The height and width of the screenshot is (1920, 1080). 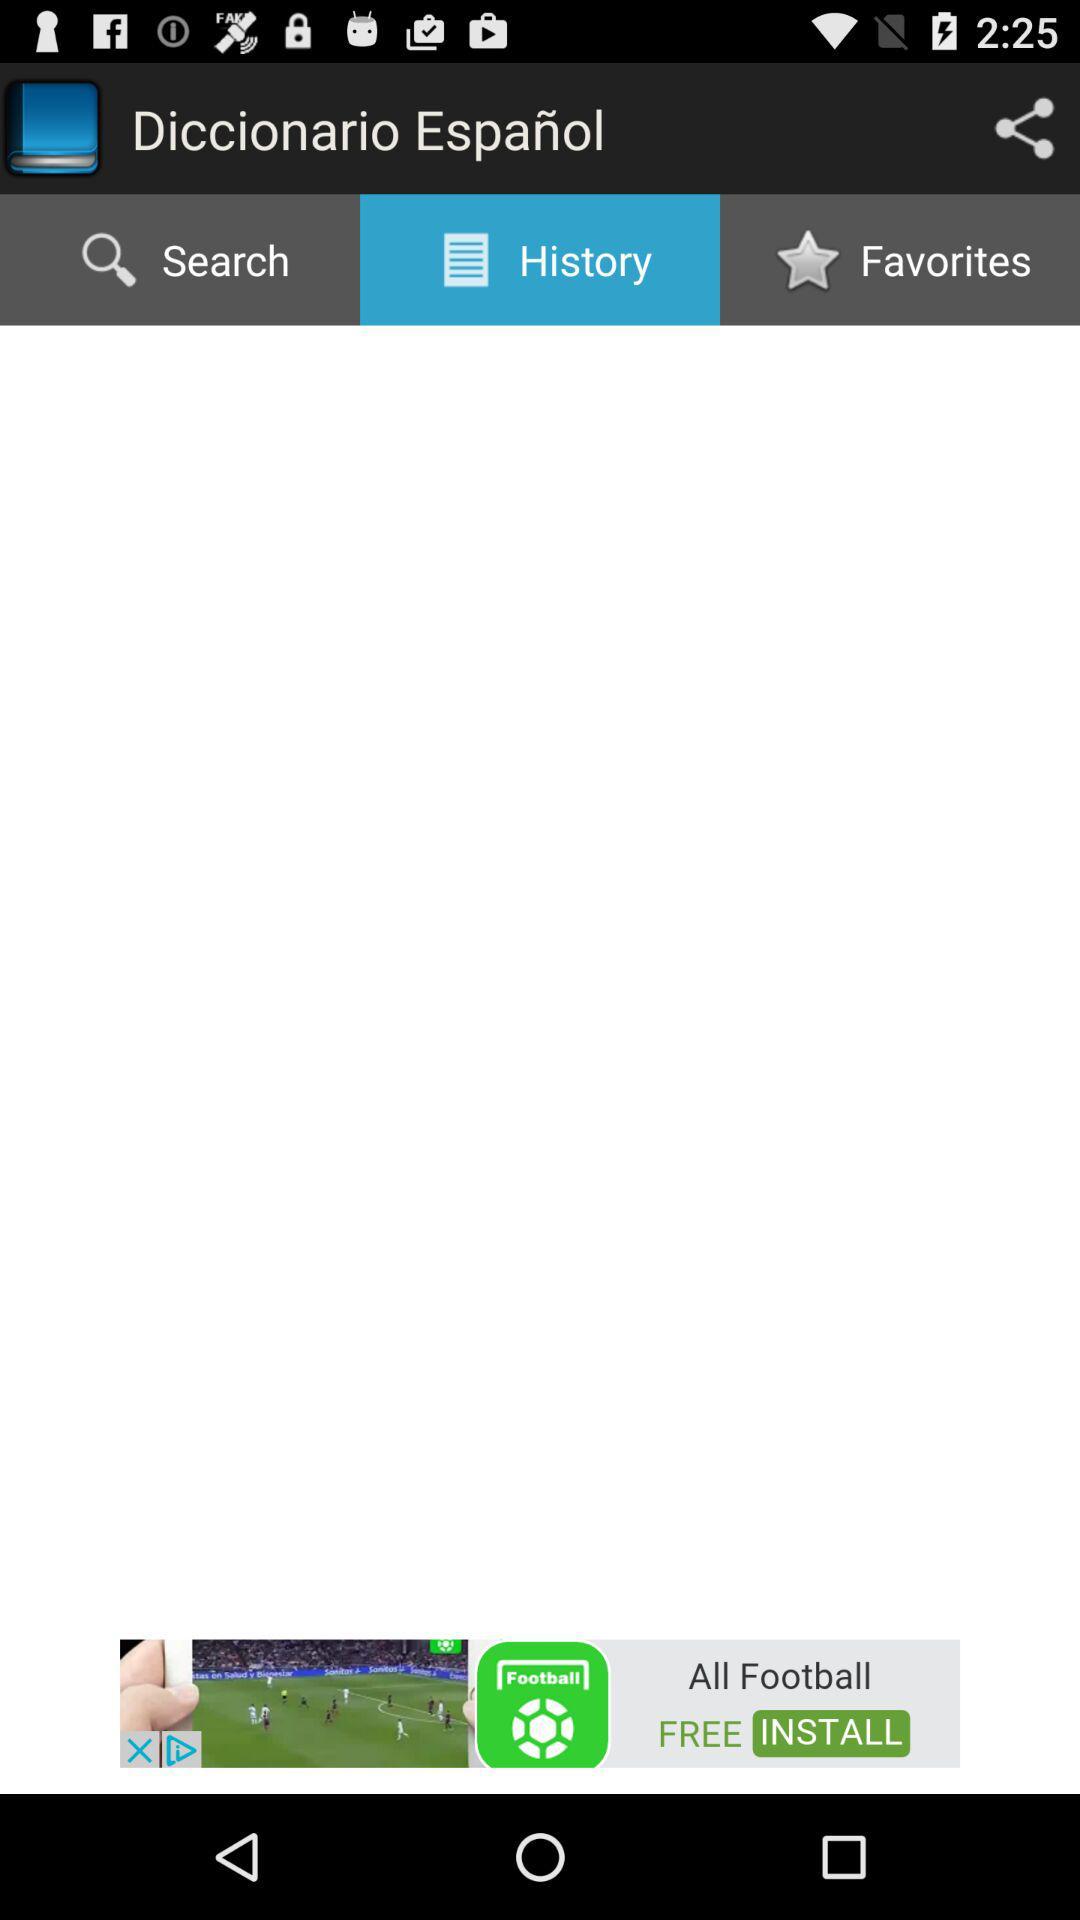 I want to click on the share icon, so click(x=1024, y=136).